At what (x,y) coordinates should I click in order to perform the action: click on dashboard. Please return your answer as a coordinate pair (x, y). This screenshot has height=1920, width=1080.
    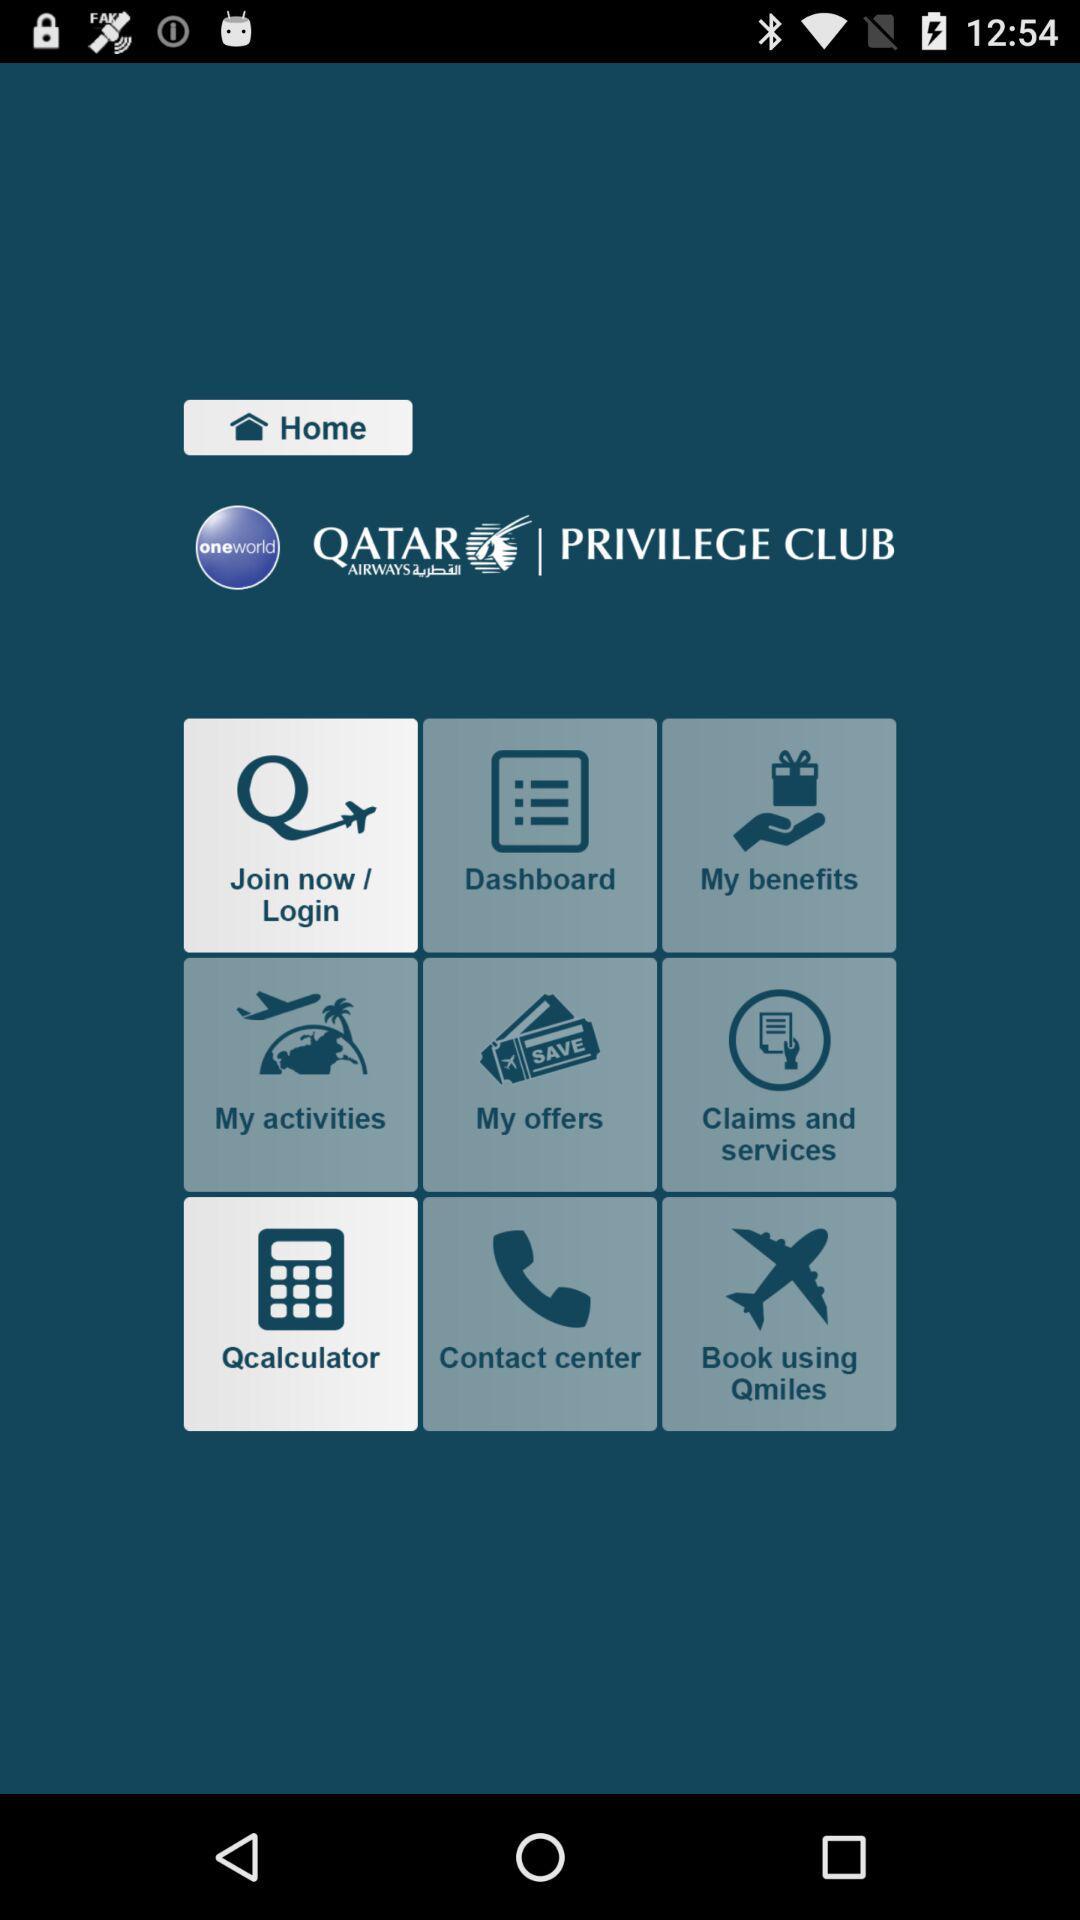
    Looking at the image, I should click on (540, 835).